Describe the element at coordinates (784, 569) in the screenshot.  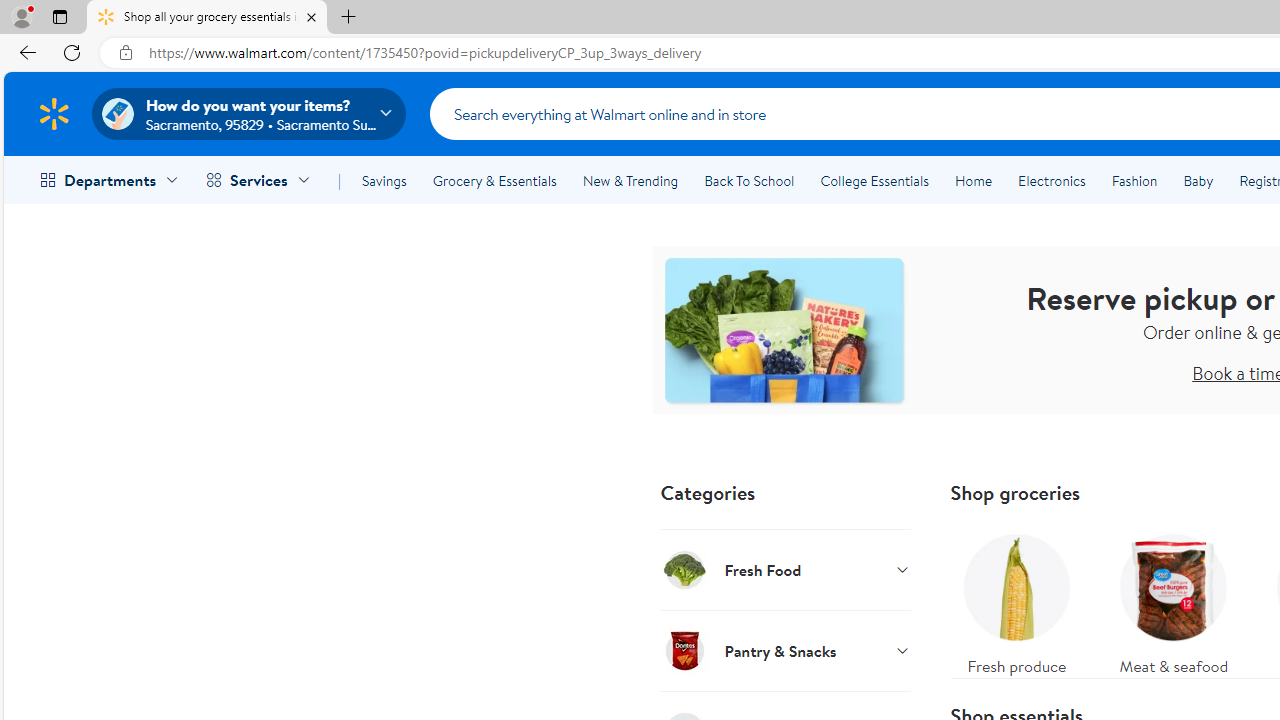
I see `'Fresh Food'` at that location.